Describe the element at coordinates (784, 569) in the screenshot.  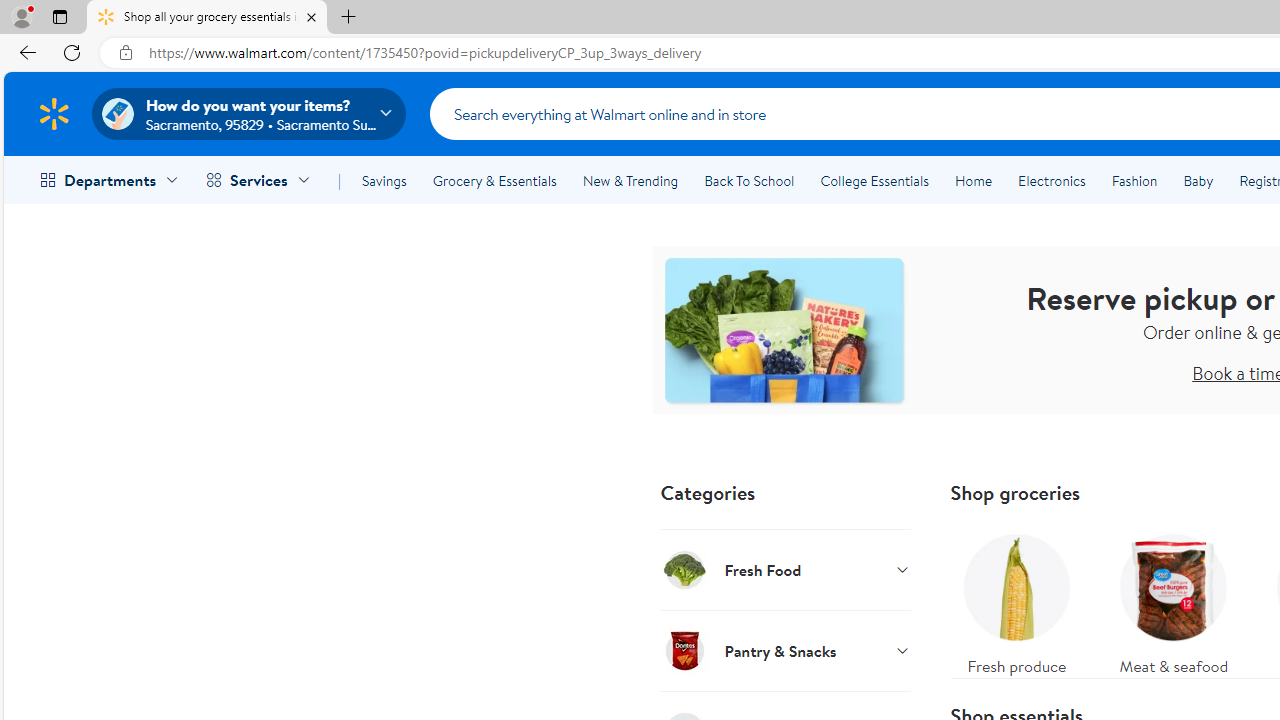
I see `'Fresh Food'` at that location.